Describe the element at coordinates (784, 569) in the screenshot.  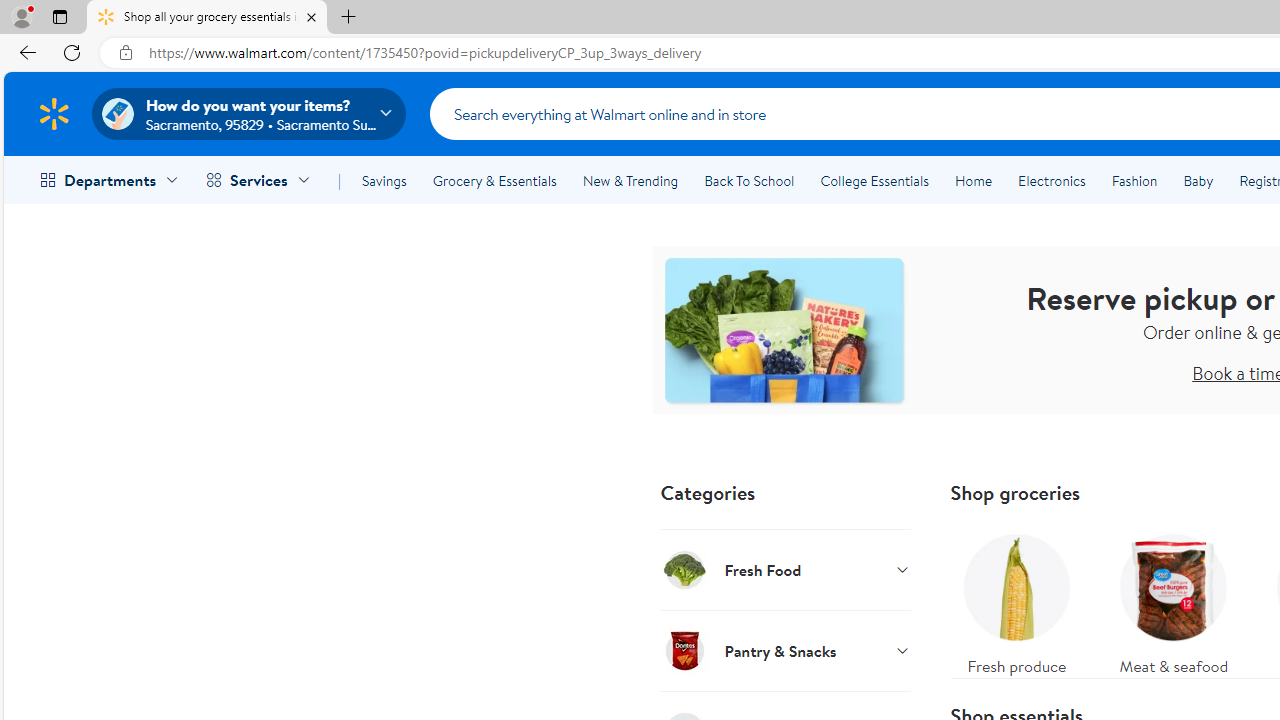
I see `'Fresh Food'` at that location.